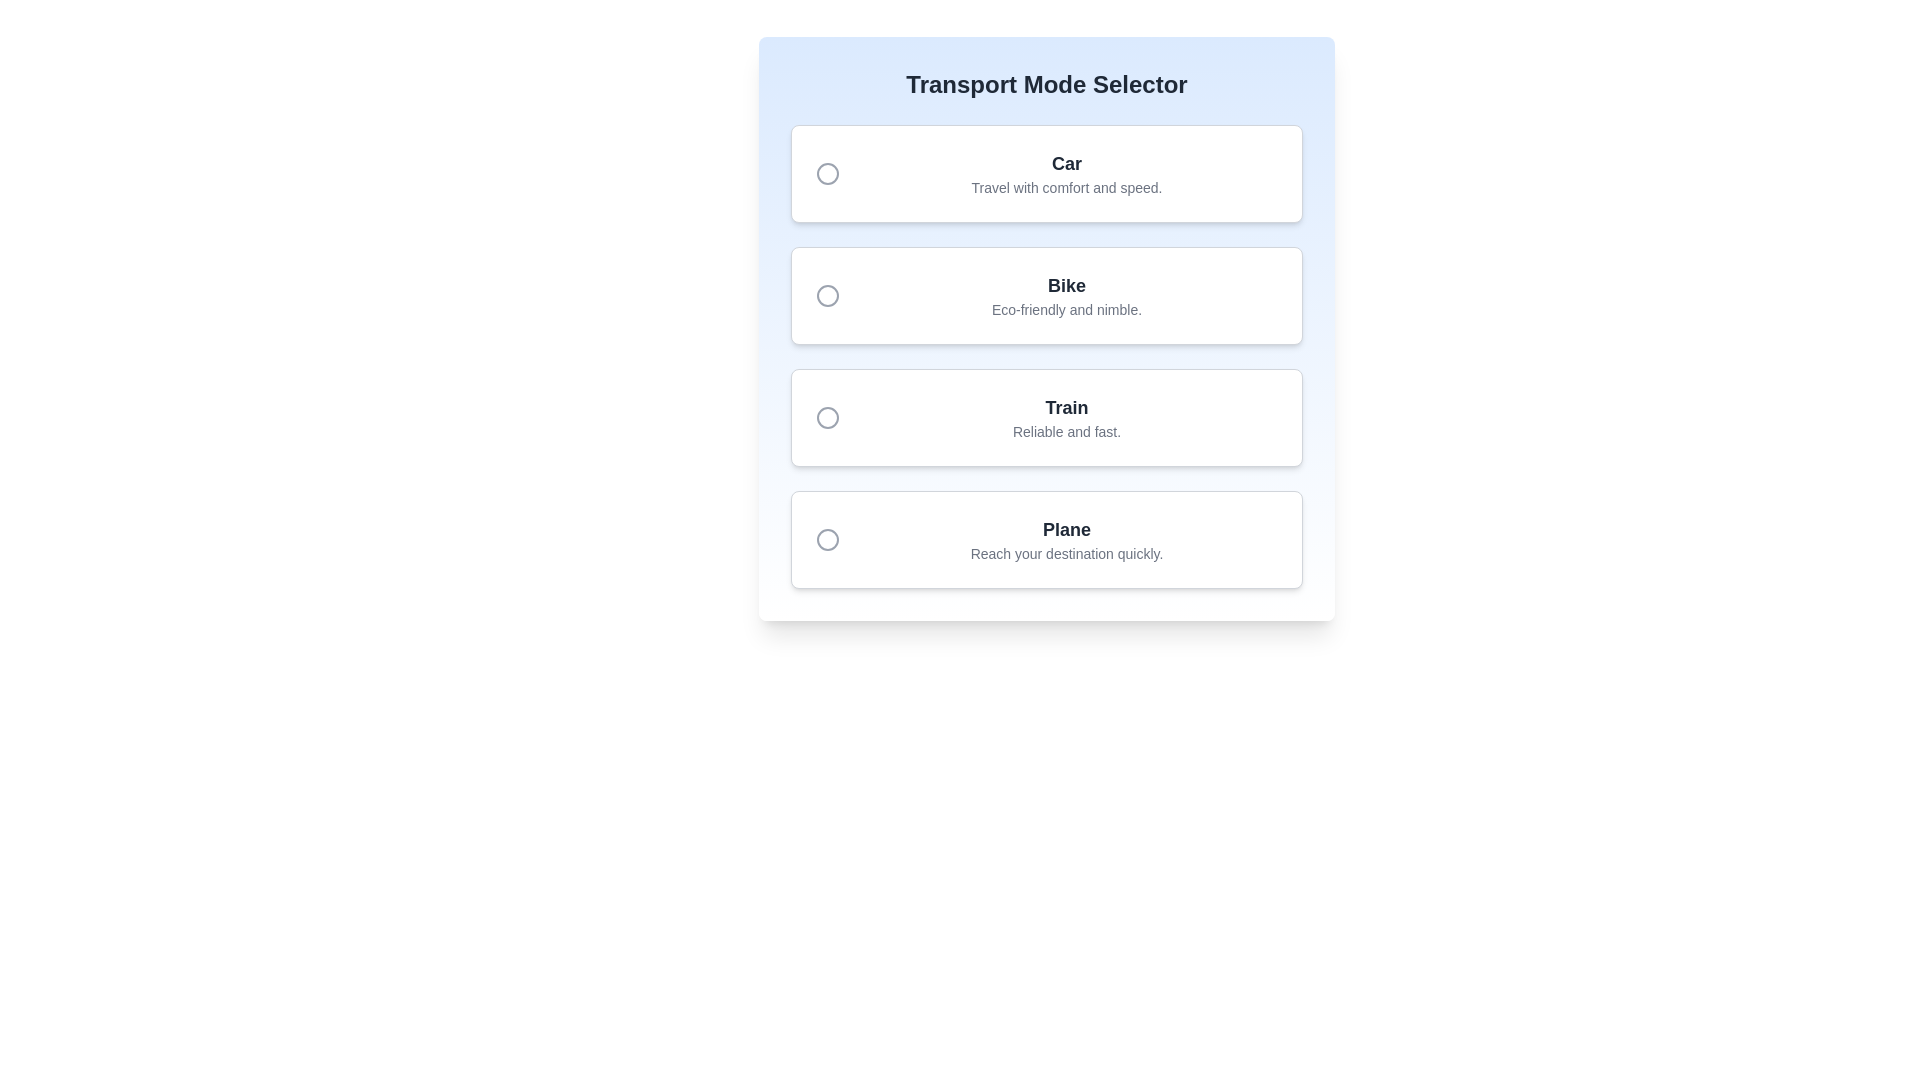 This screenshot has width=1920, height=1080. Describe the element at coordinates (828, 540) in the screenshot. I see `the Circular icon (SVG) located to the left of the 'Plane' text in the 'Transport Mode Selector' interface` at that location.